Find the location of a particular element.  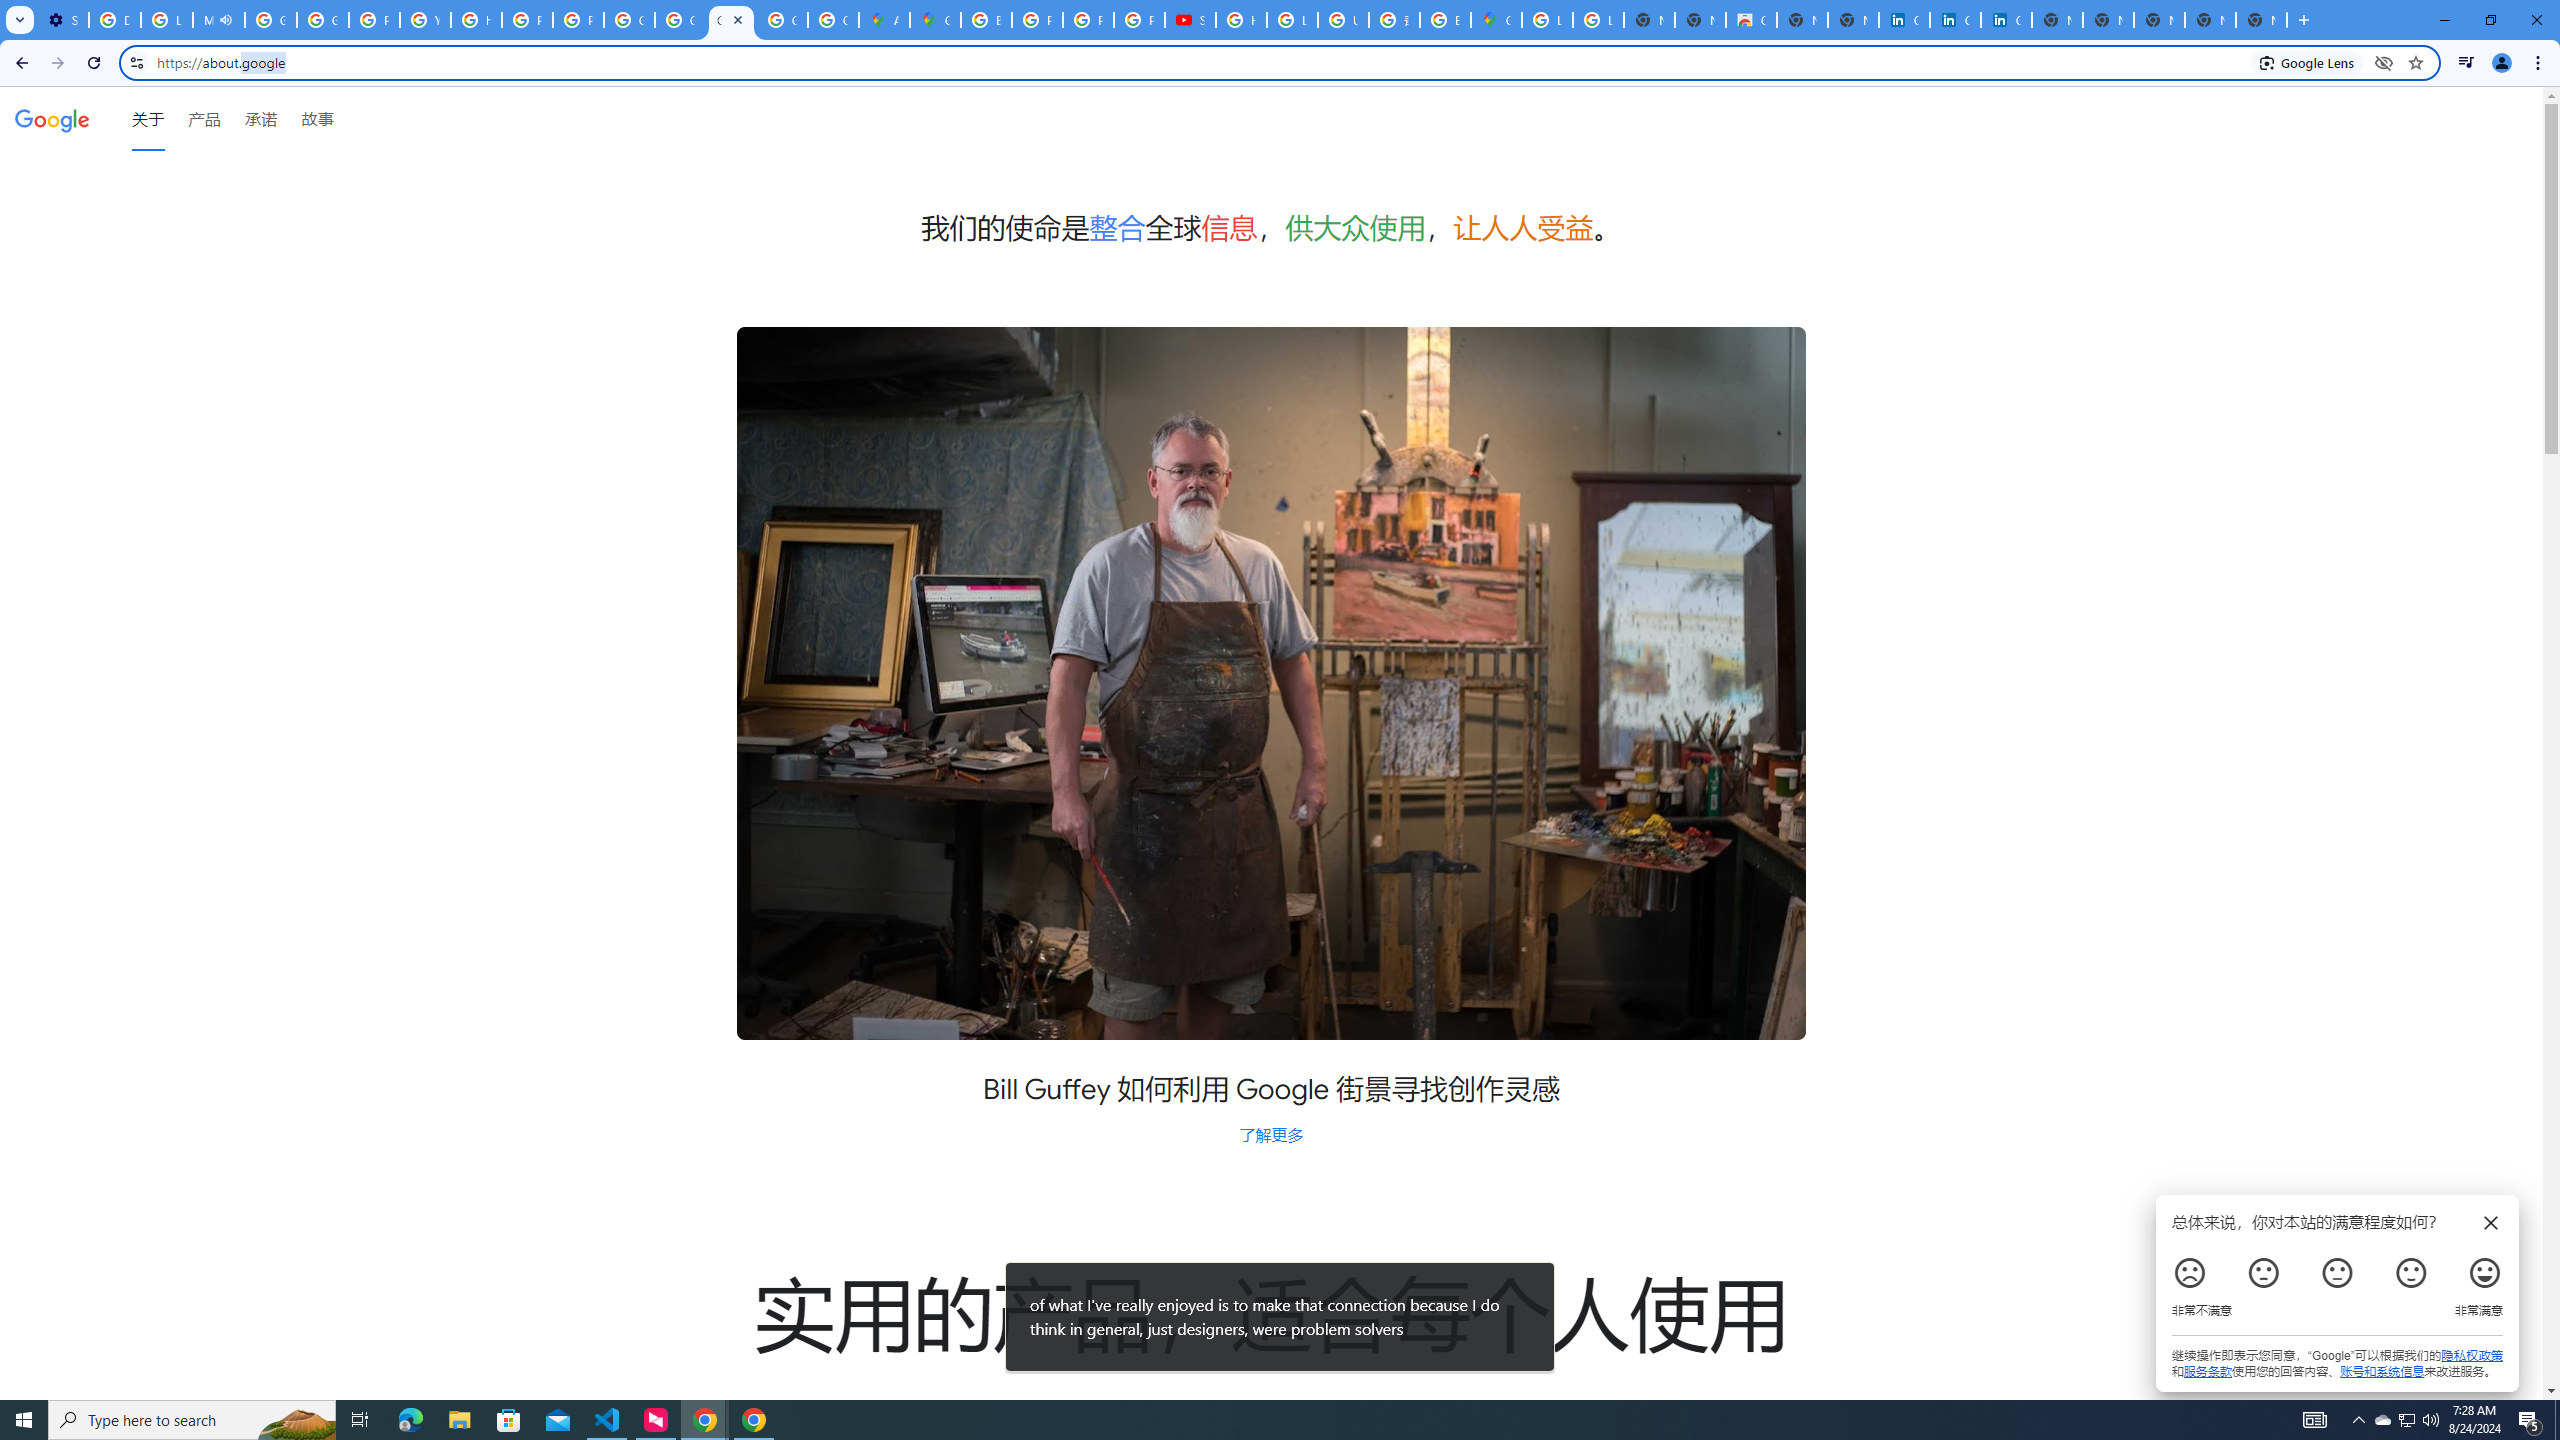

'Blogger Policies and Guidelines - Transparency Center' is located at coordinates (986, 19).